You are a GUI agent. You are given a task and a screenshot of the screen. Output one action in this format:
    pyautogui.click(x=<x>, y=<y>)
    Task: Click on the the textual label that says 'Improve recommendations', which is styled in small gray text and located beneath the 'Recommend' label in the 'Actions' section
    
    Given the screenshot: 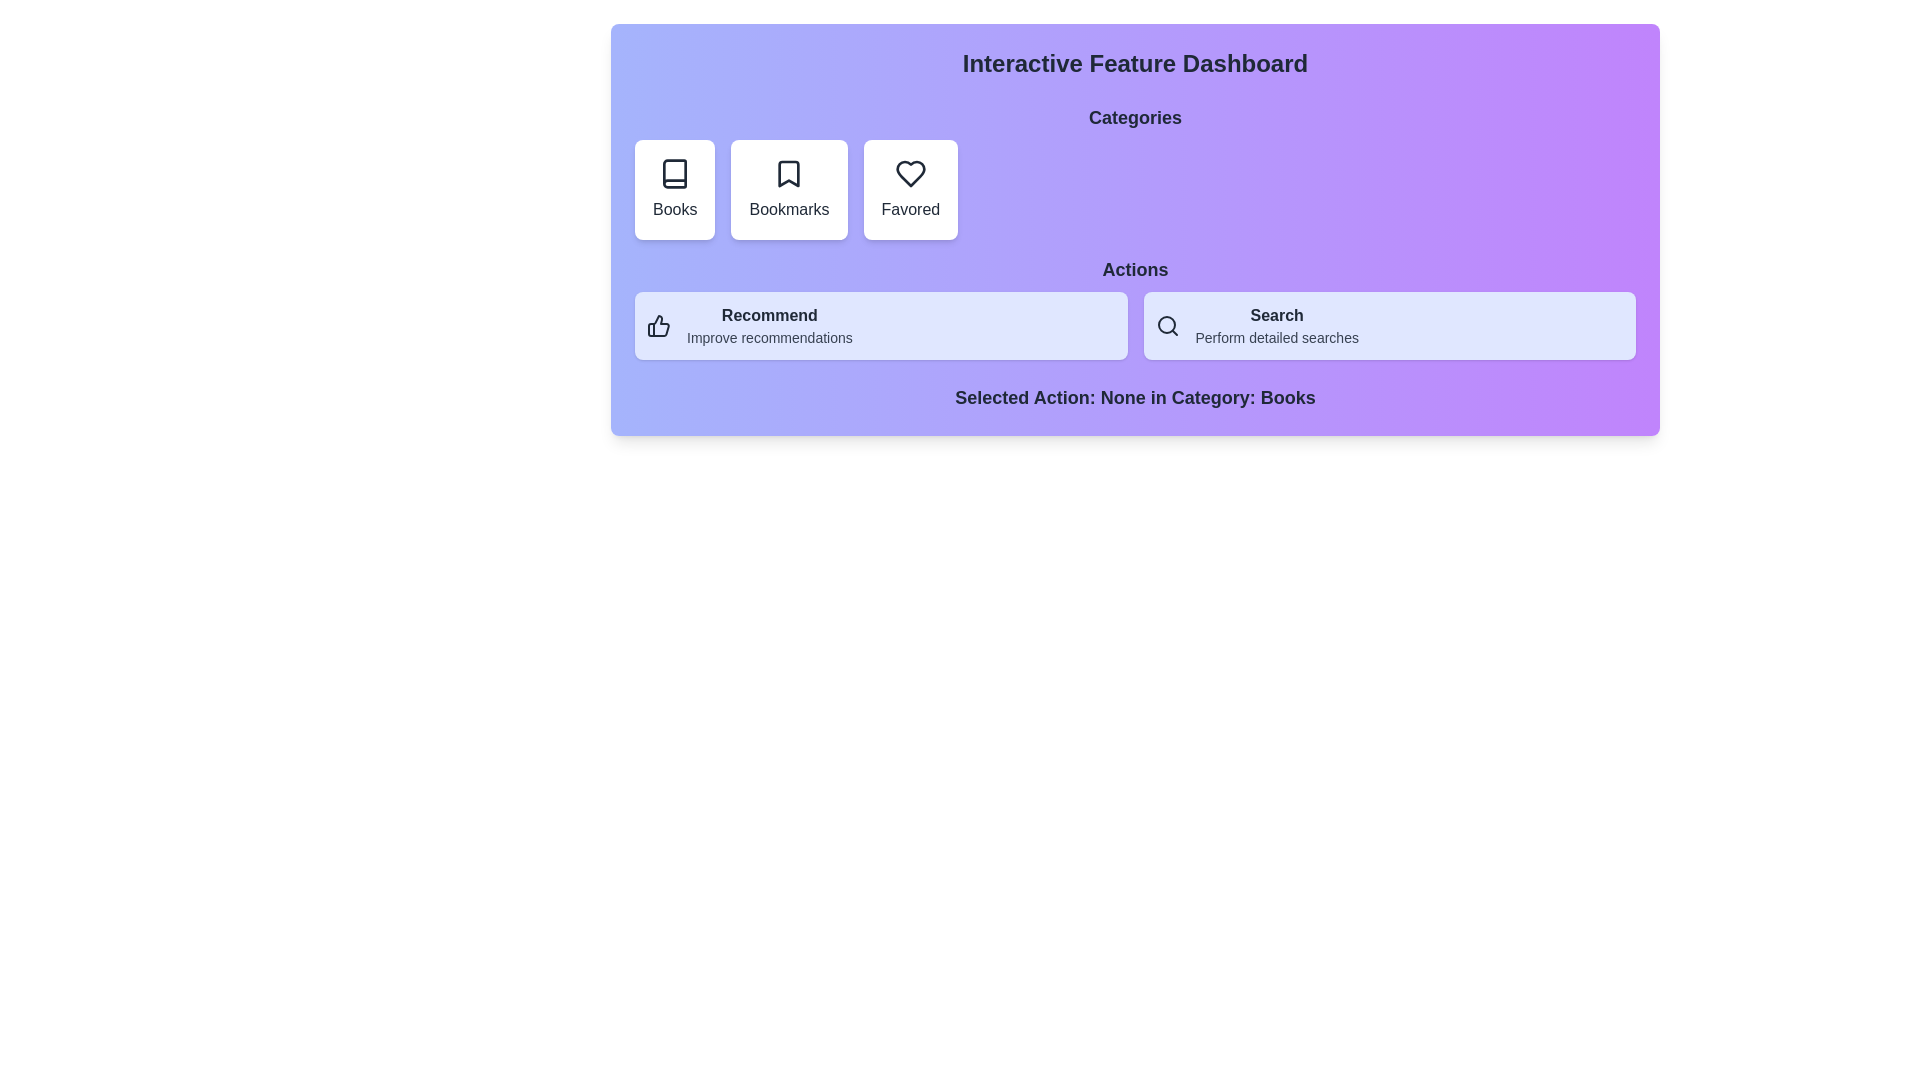 What is the action you would take?
    pyautogui.click(x=768, y=337)
    